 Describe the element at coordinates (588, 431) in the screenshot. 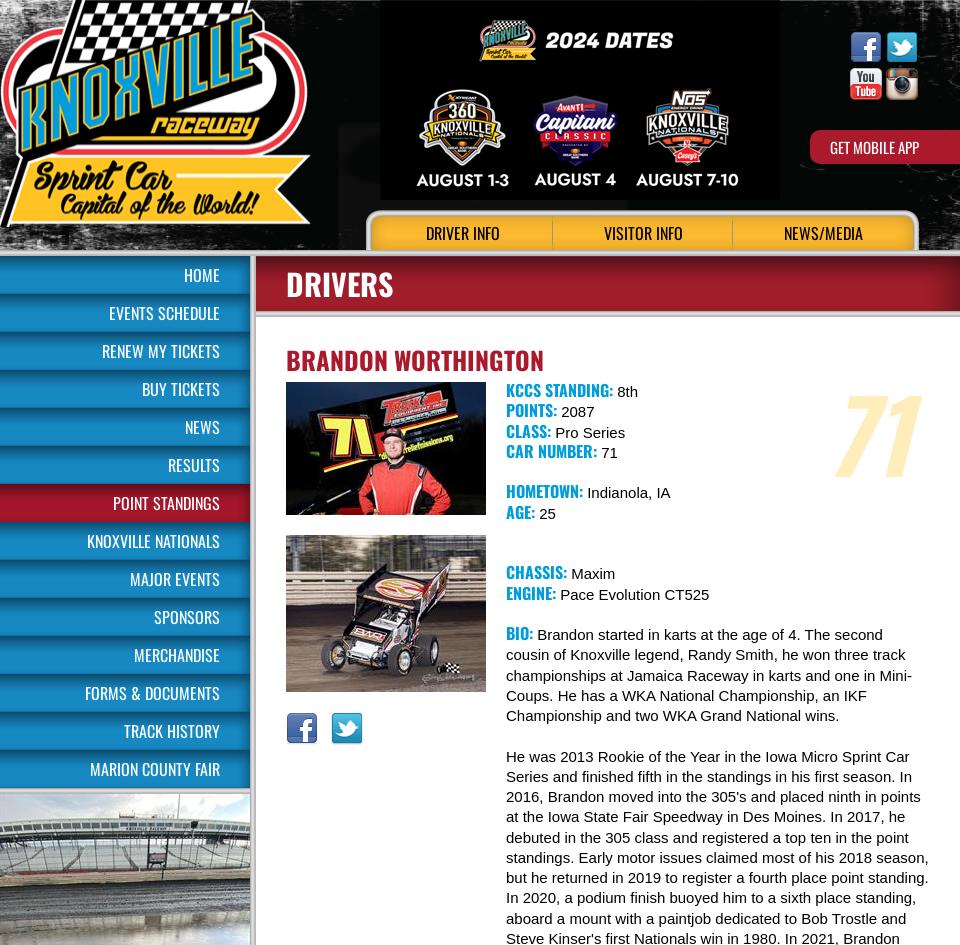

I see `'Pro Series'` at that location.